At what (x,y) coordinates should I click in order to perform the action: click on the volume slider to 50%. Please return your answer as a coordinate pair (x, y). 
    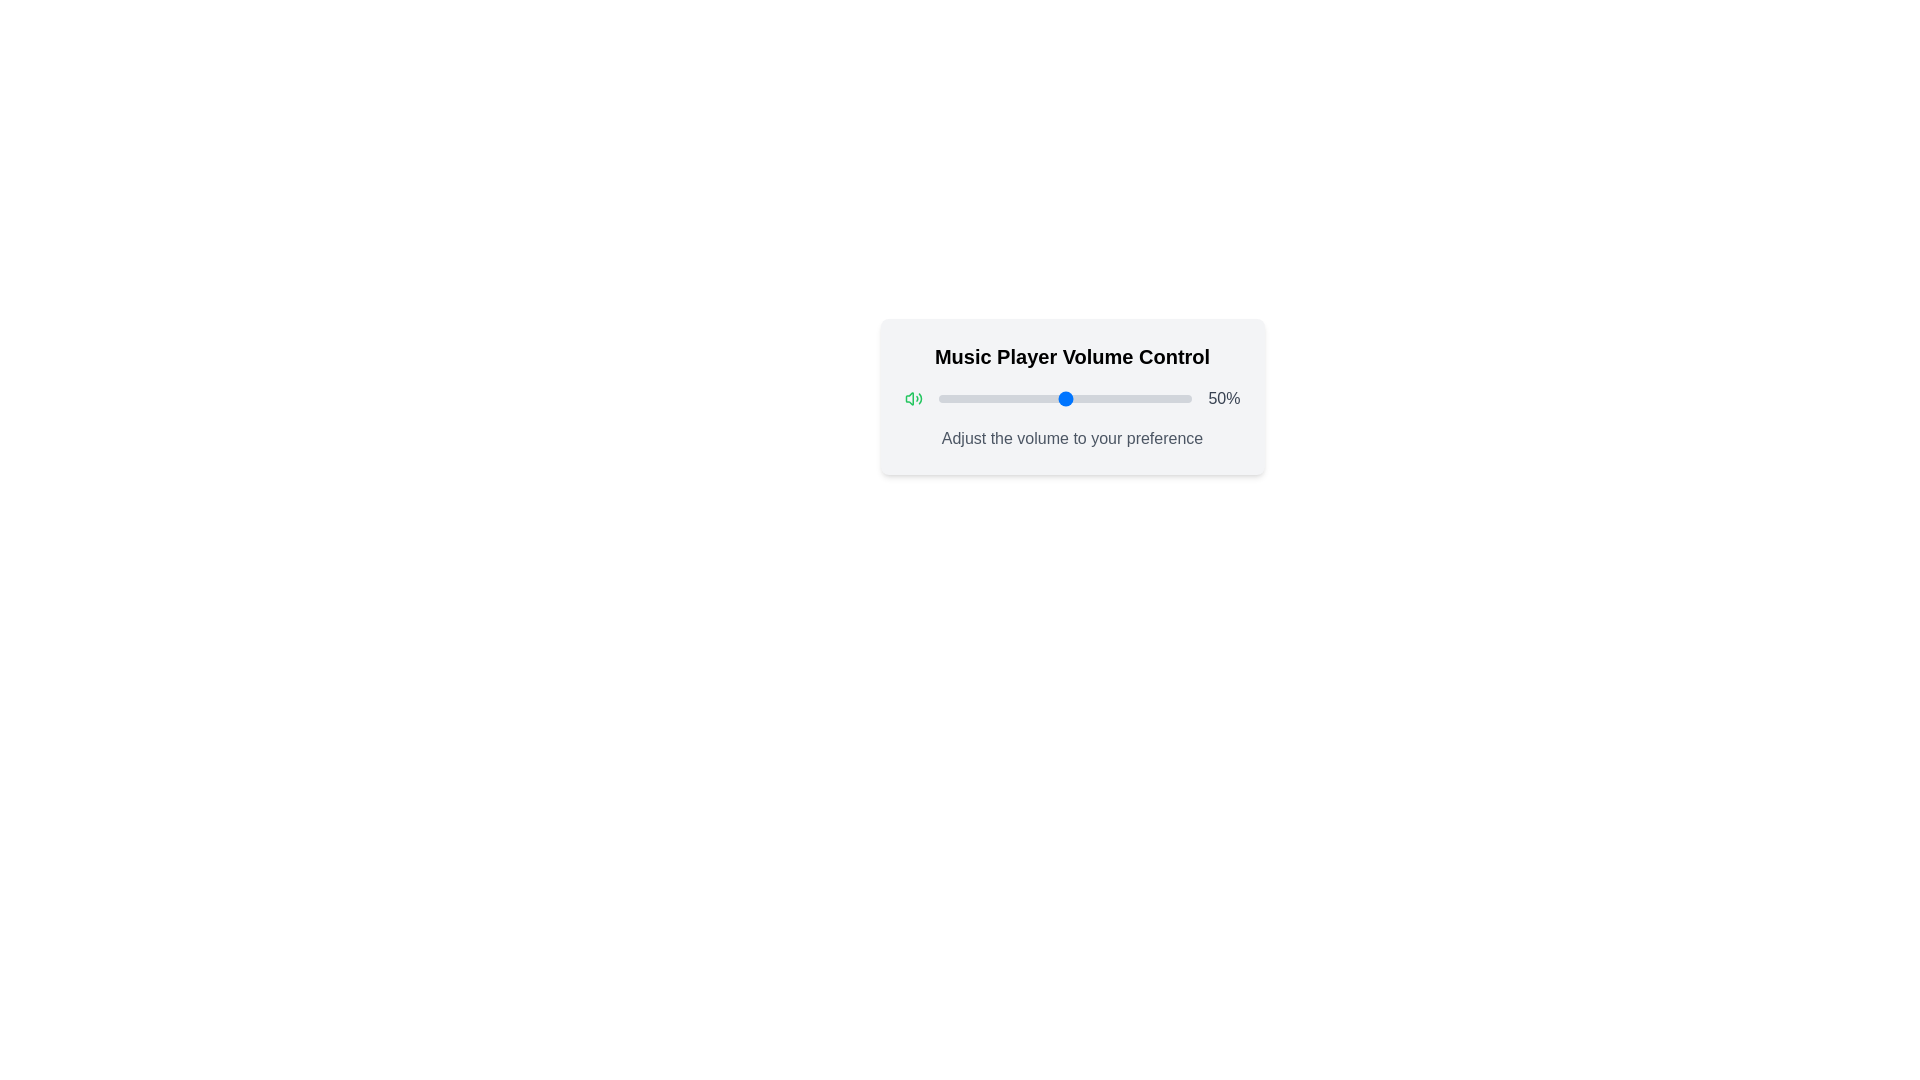
    Looking at the image, I should click on (1064, 398).